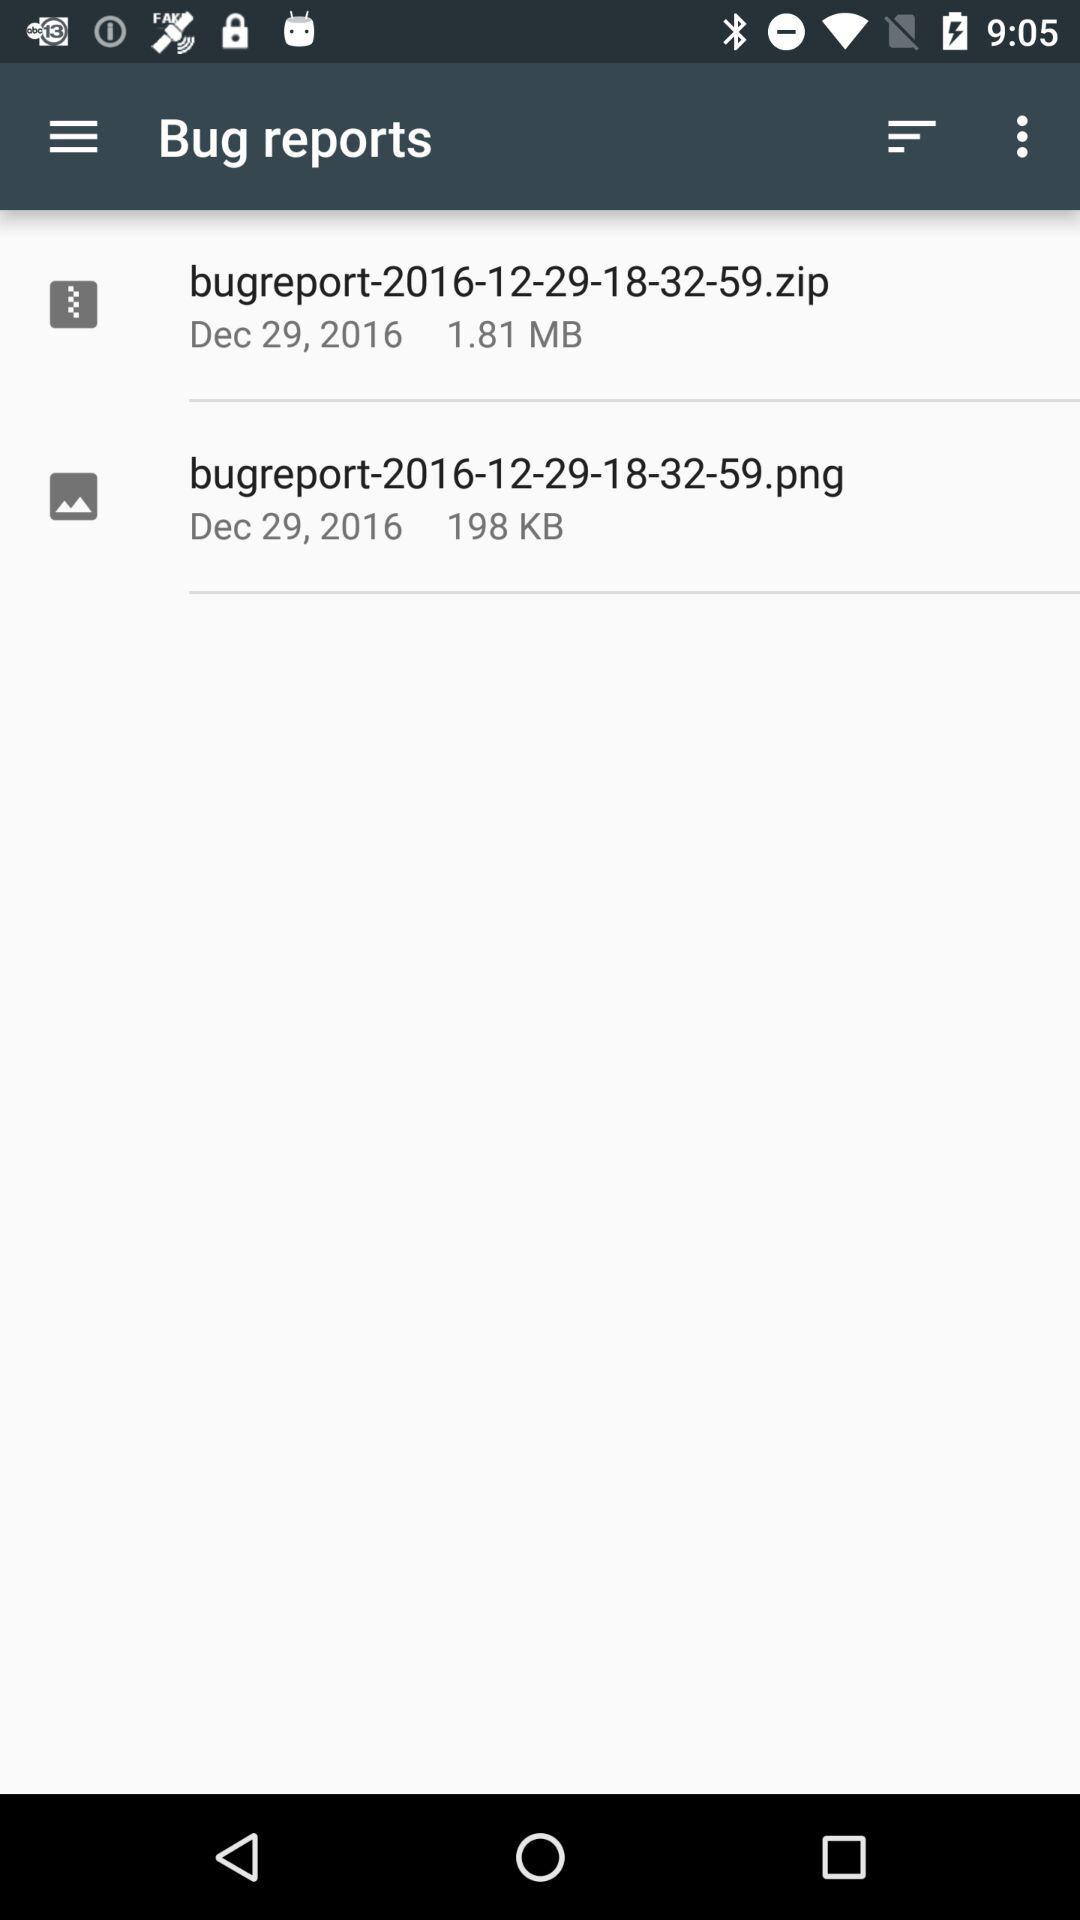 This screenshot has height=1920, width=1080. What do you see at coordinates (564, 332) in the screenshot?
I see `the item below bugreport 2016 12 item` at bounding box center [564, 332].